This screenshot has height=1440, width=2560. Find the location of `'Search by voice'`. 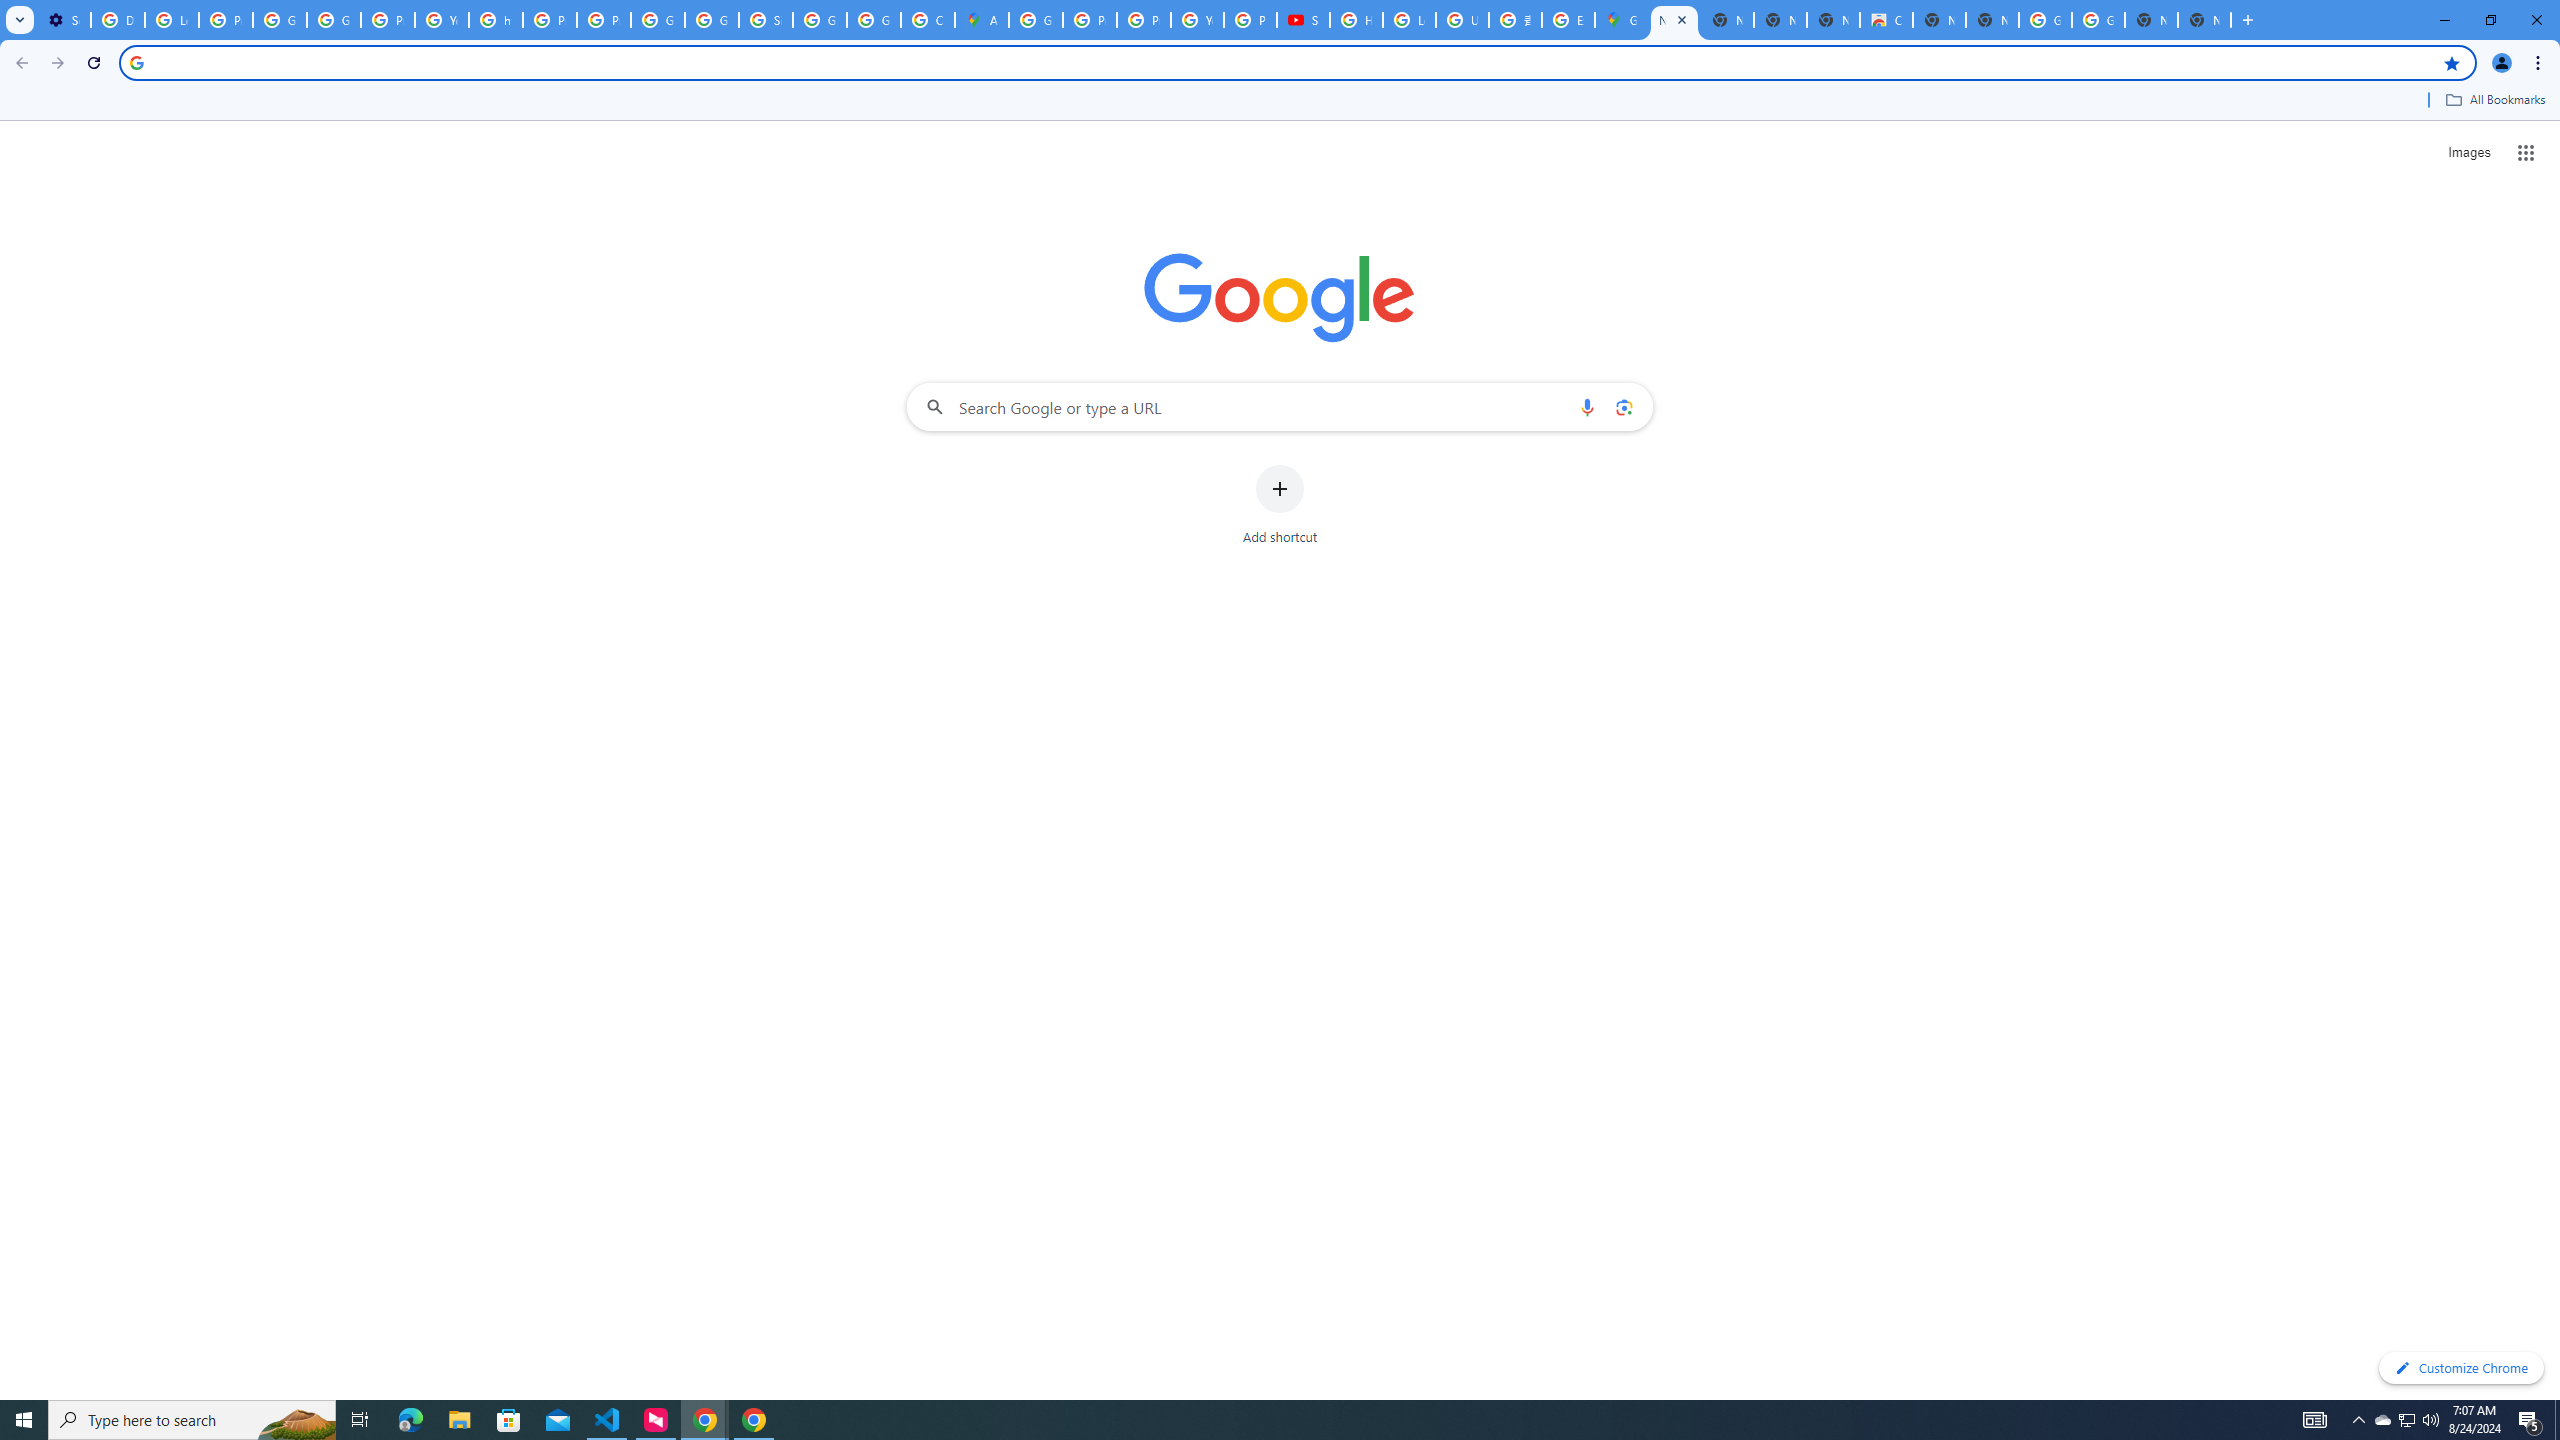

'Search by voice' is located at coordinates (1586, 405).